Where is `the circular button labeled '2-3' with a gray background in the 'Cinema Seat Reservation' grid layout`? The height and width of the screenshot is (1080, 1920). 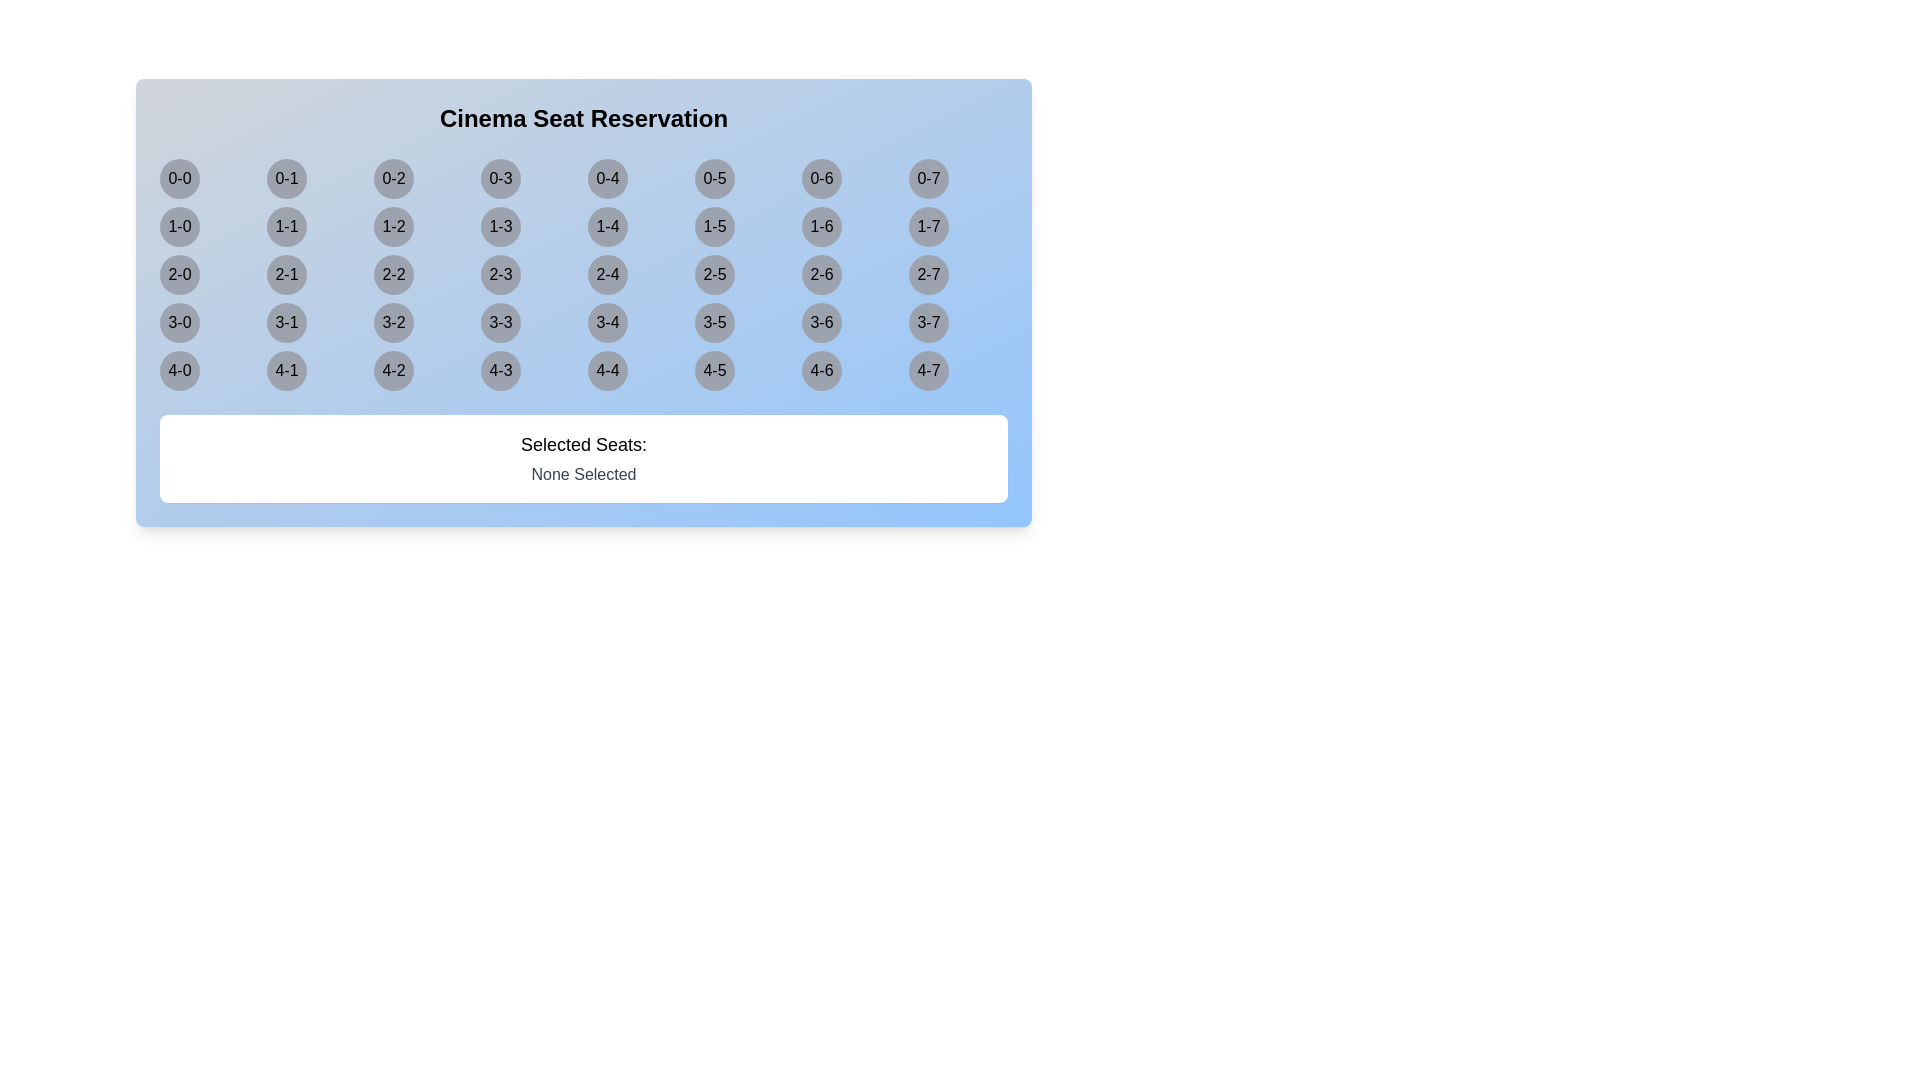
the circular button labeled '2-3' with a gray background in the 'Cinema Seat Reservation' grid layout is located at coordinates (500, 274).